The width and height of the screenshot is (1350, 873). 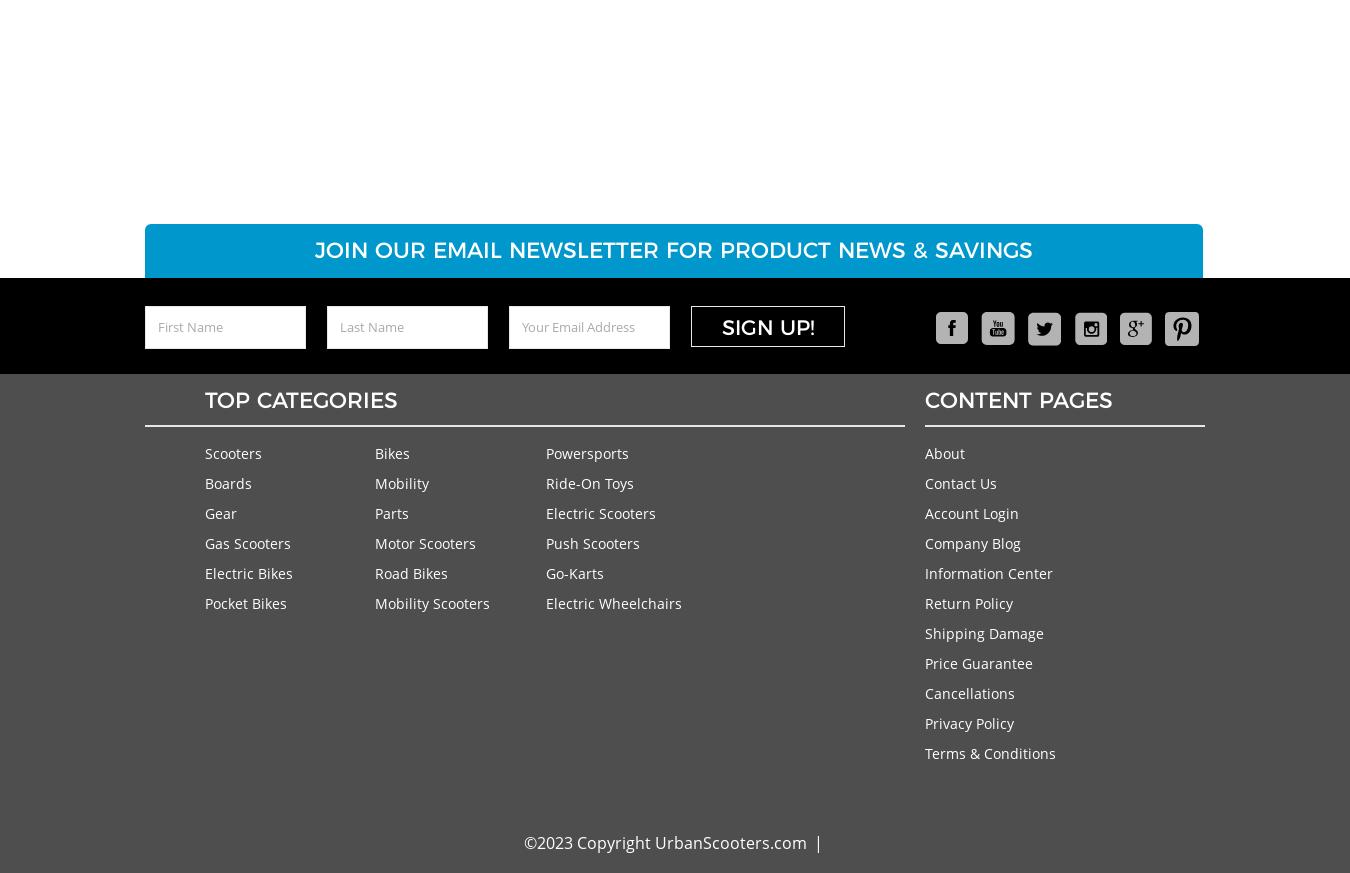 What do you see at coordinates (613, 601) in the screenshot?
I see `'Electric Wheelchairs'` at bounding box center [613, 601].